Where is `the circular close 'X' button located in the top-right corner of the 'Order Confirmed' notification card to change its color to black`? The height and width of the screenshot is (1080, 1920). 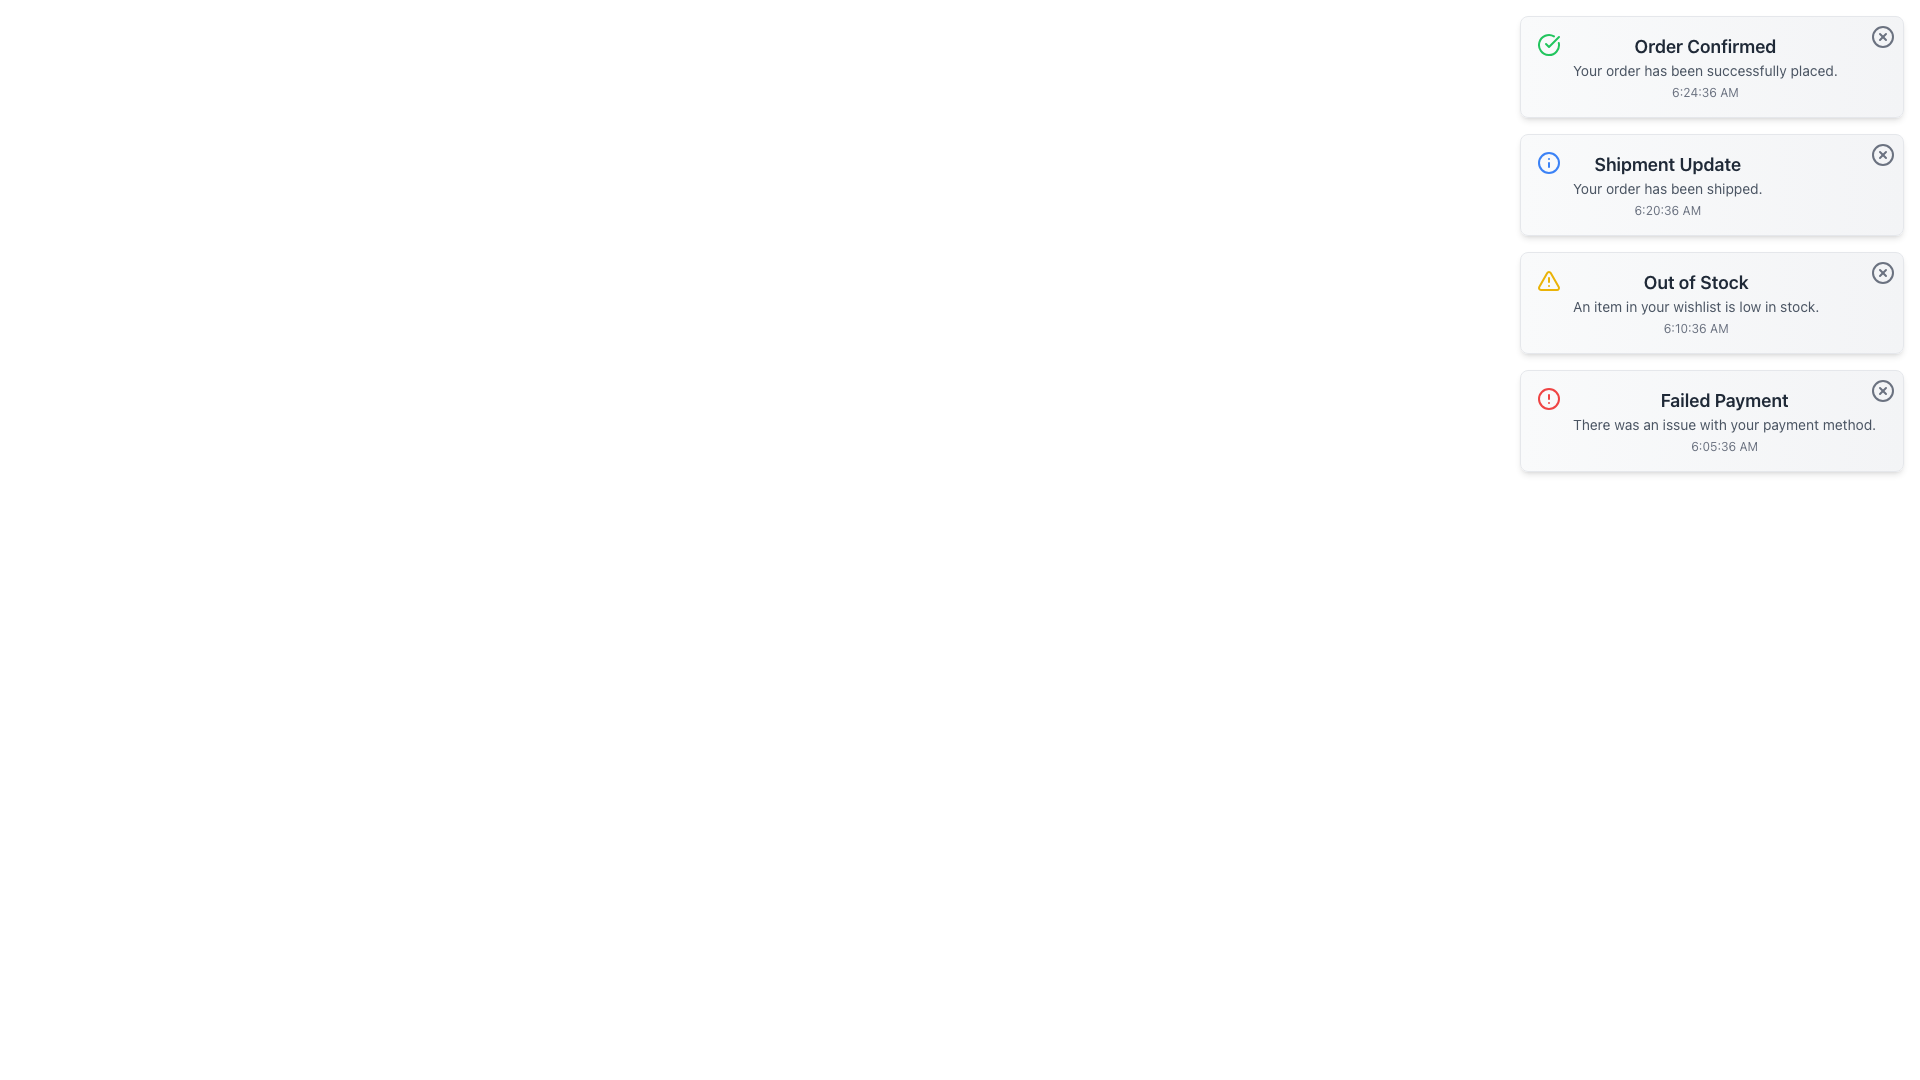 the circular close 'X' button located in the top-right corner of the 'Order Confirmed' notification card to change its color to black is located at coordinates (1881, 37).